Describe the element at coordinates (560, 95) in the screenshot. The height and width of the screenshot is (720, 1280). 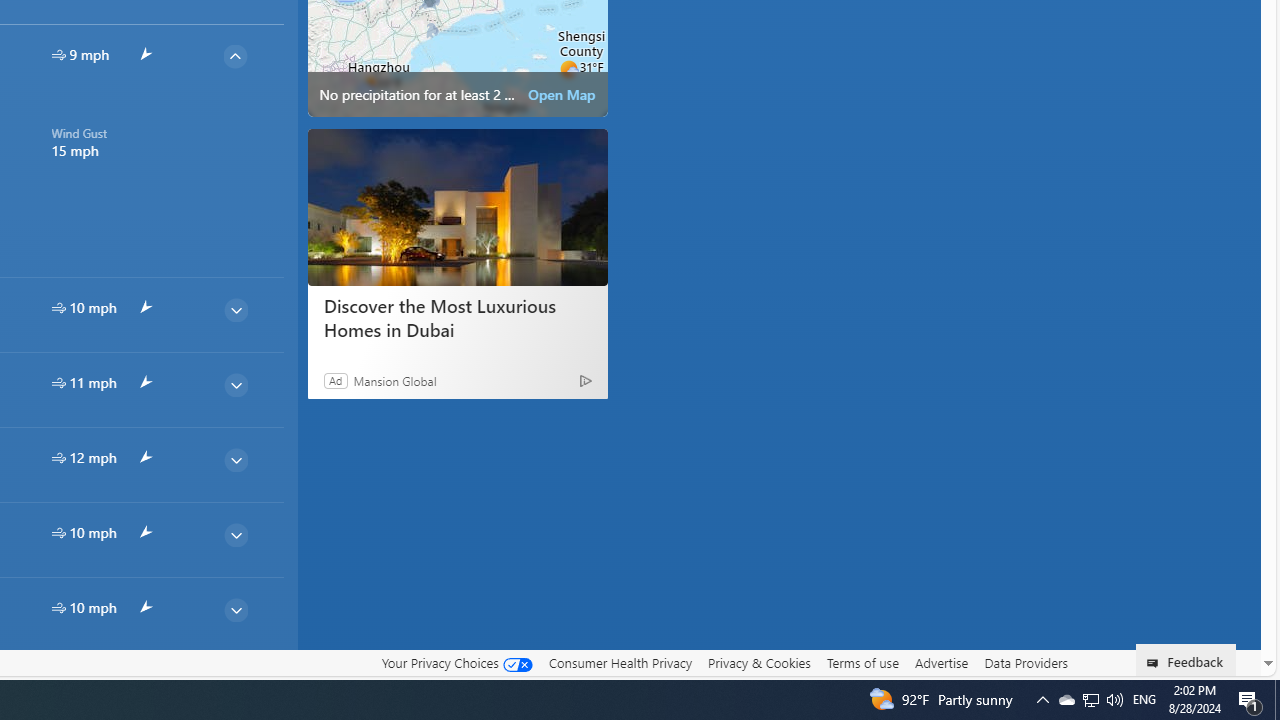
I see `'Open Map'` at that location.